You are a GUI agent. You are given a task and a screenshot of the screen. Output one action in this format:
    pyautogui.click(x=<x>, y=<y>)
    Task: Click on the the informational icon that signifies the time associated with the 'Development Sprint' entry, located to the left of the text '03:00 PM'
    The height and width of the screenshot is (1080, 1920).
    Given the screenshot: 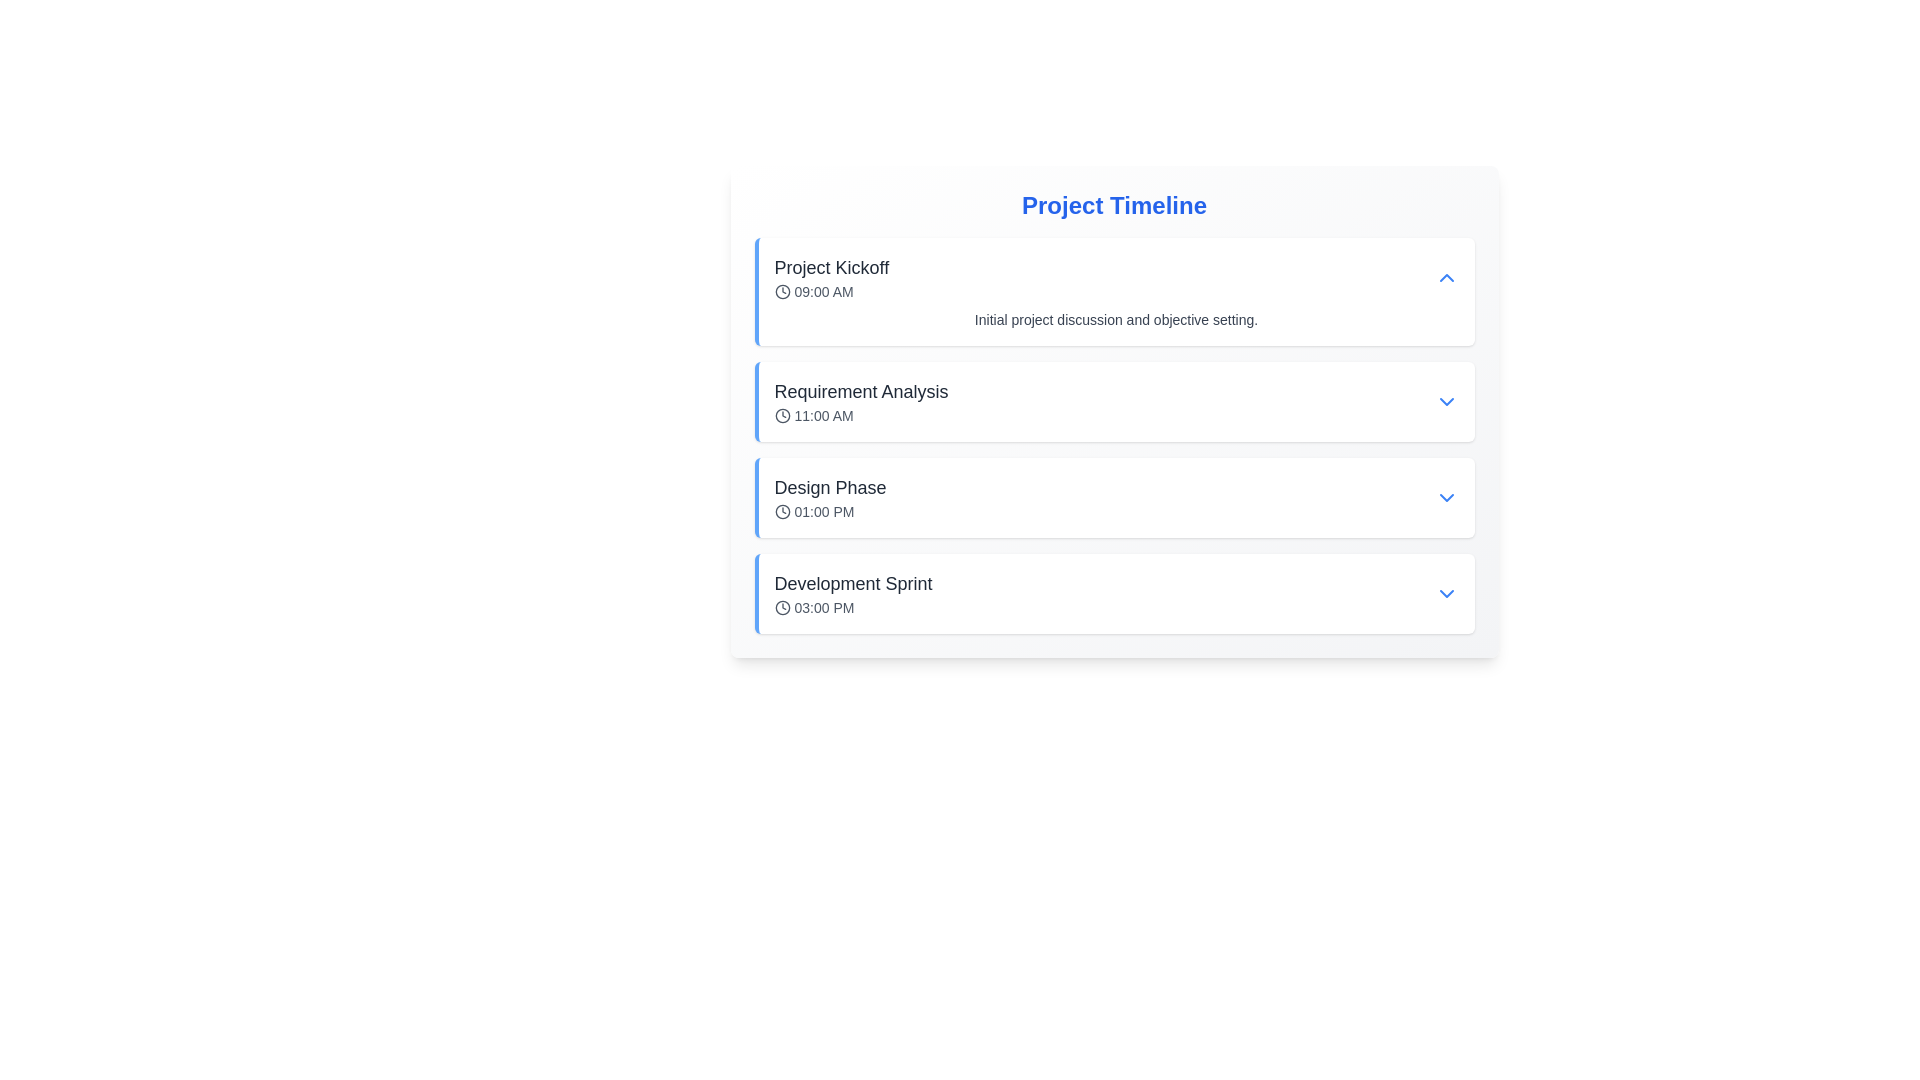 What is the action you would take?
    pyautogui.click(x=781, y=607)
    